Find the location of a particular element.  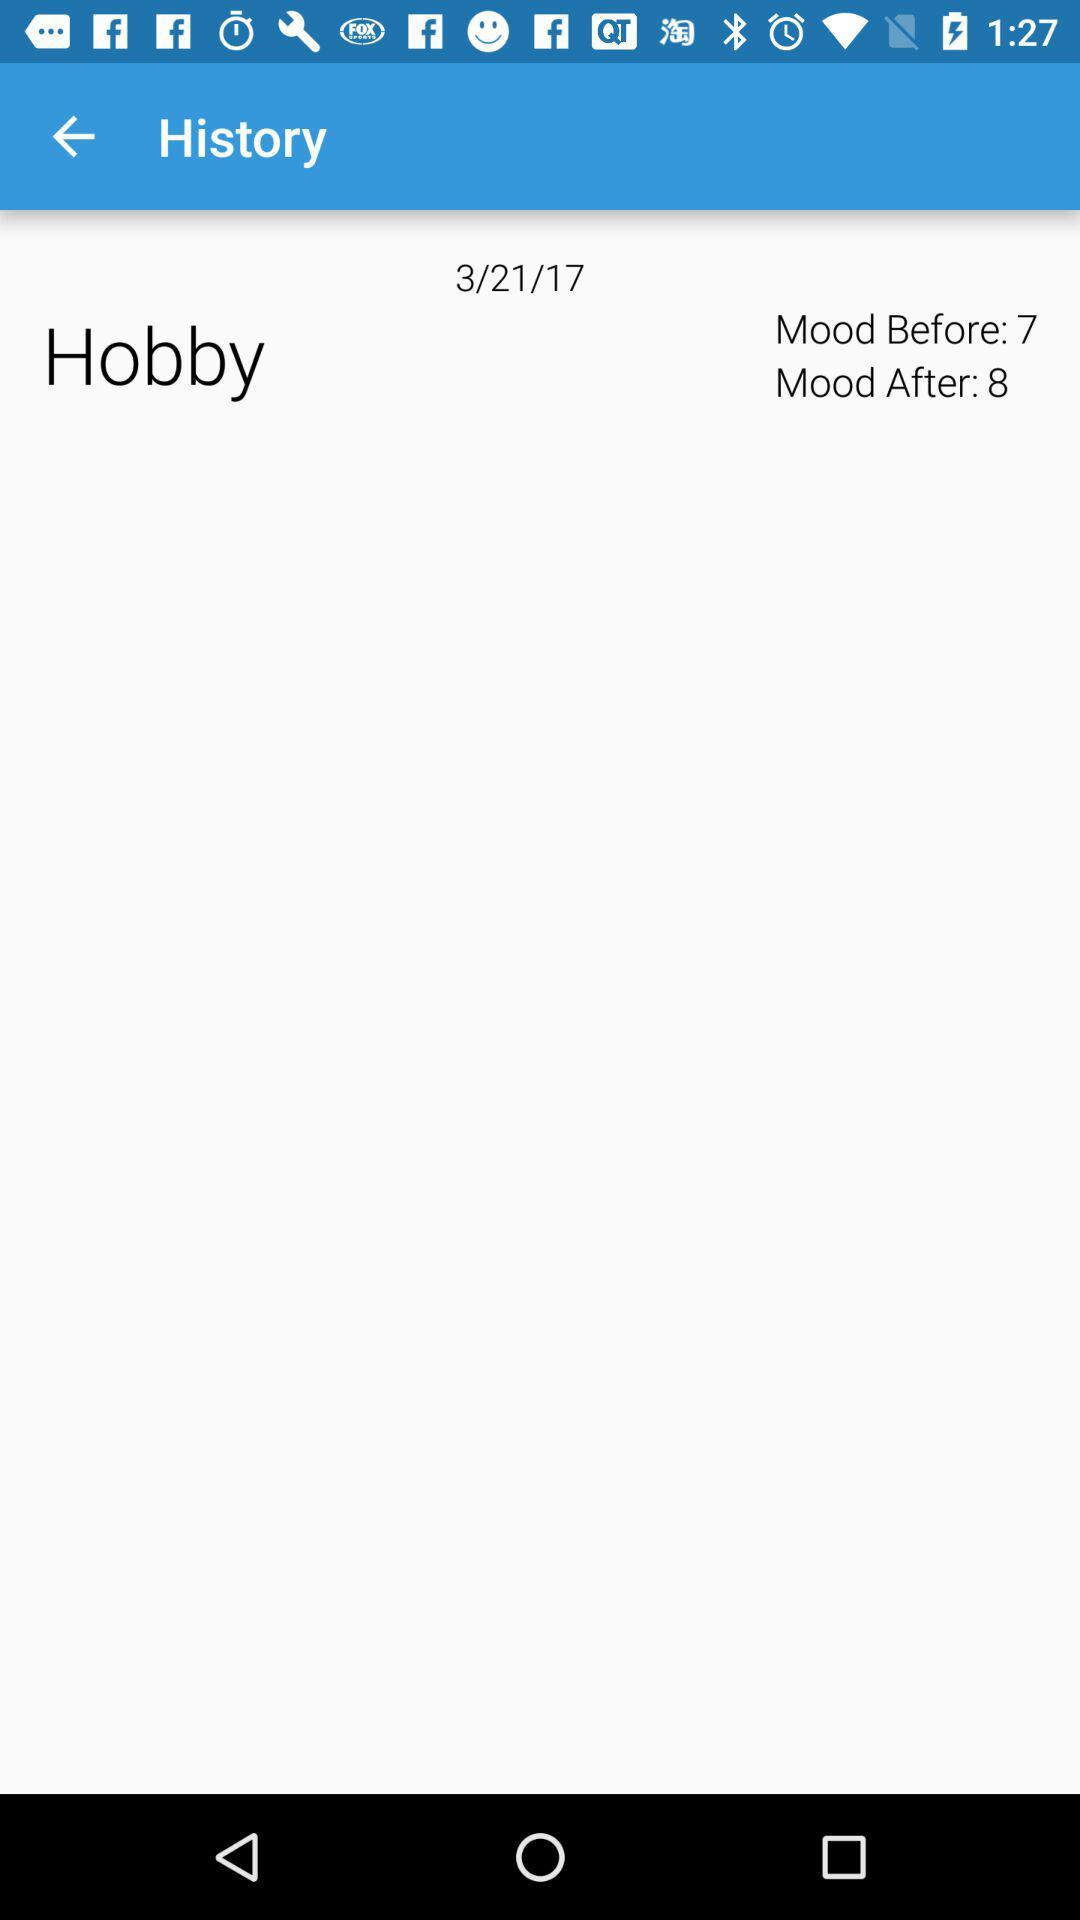

the icon next to history is located at coordinates (72, 135).